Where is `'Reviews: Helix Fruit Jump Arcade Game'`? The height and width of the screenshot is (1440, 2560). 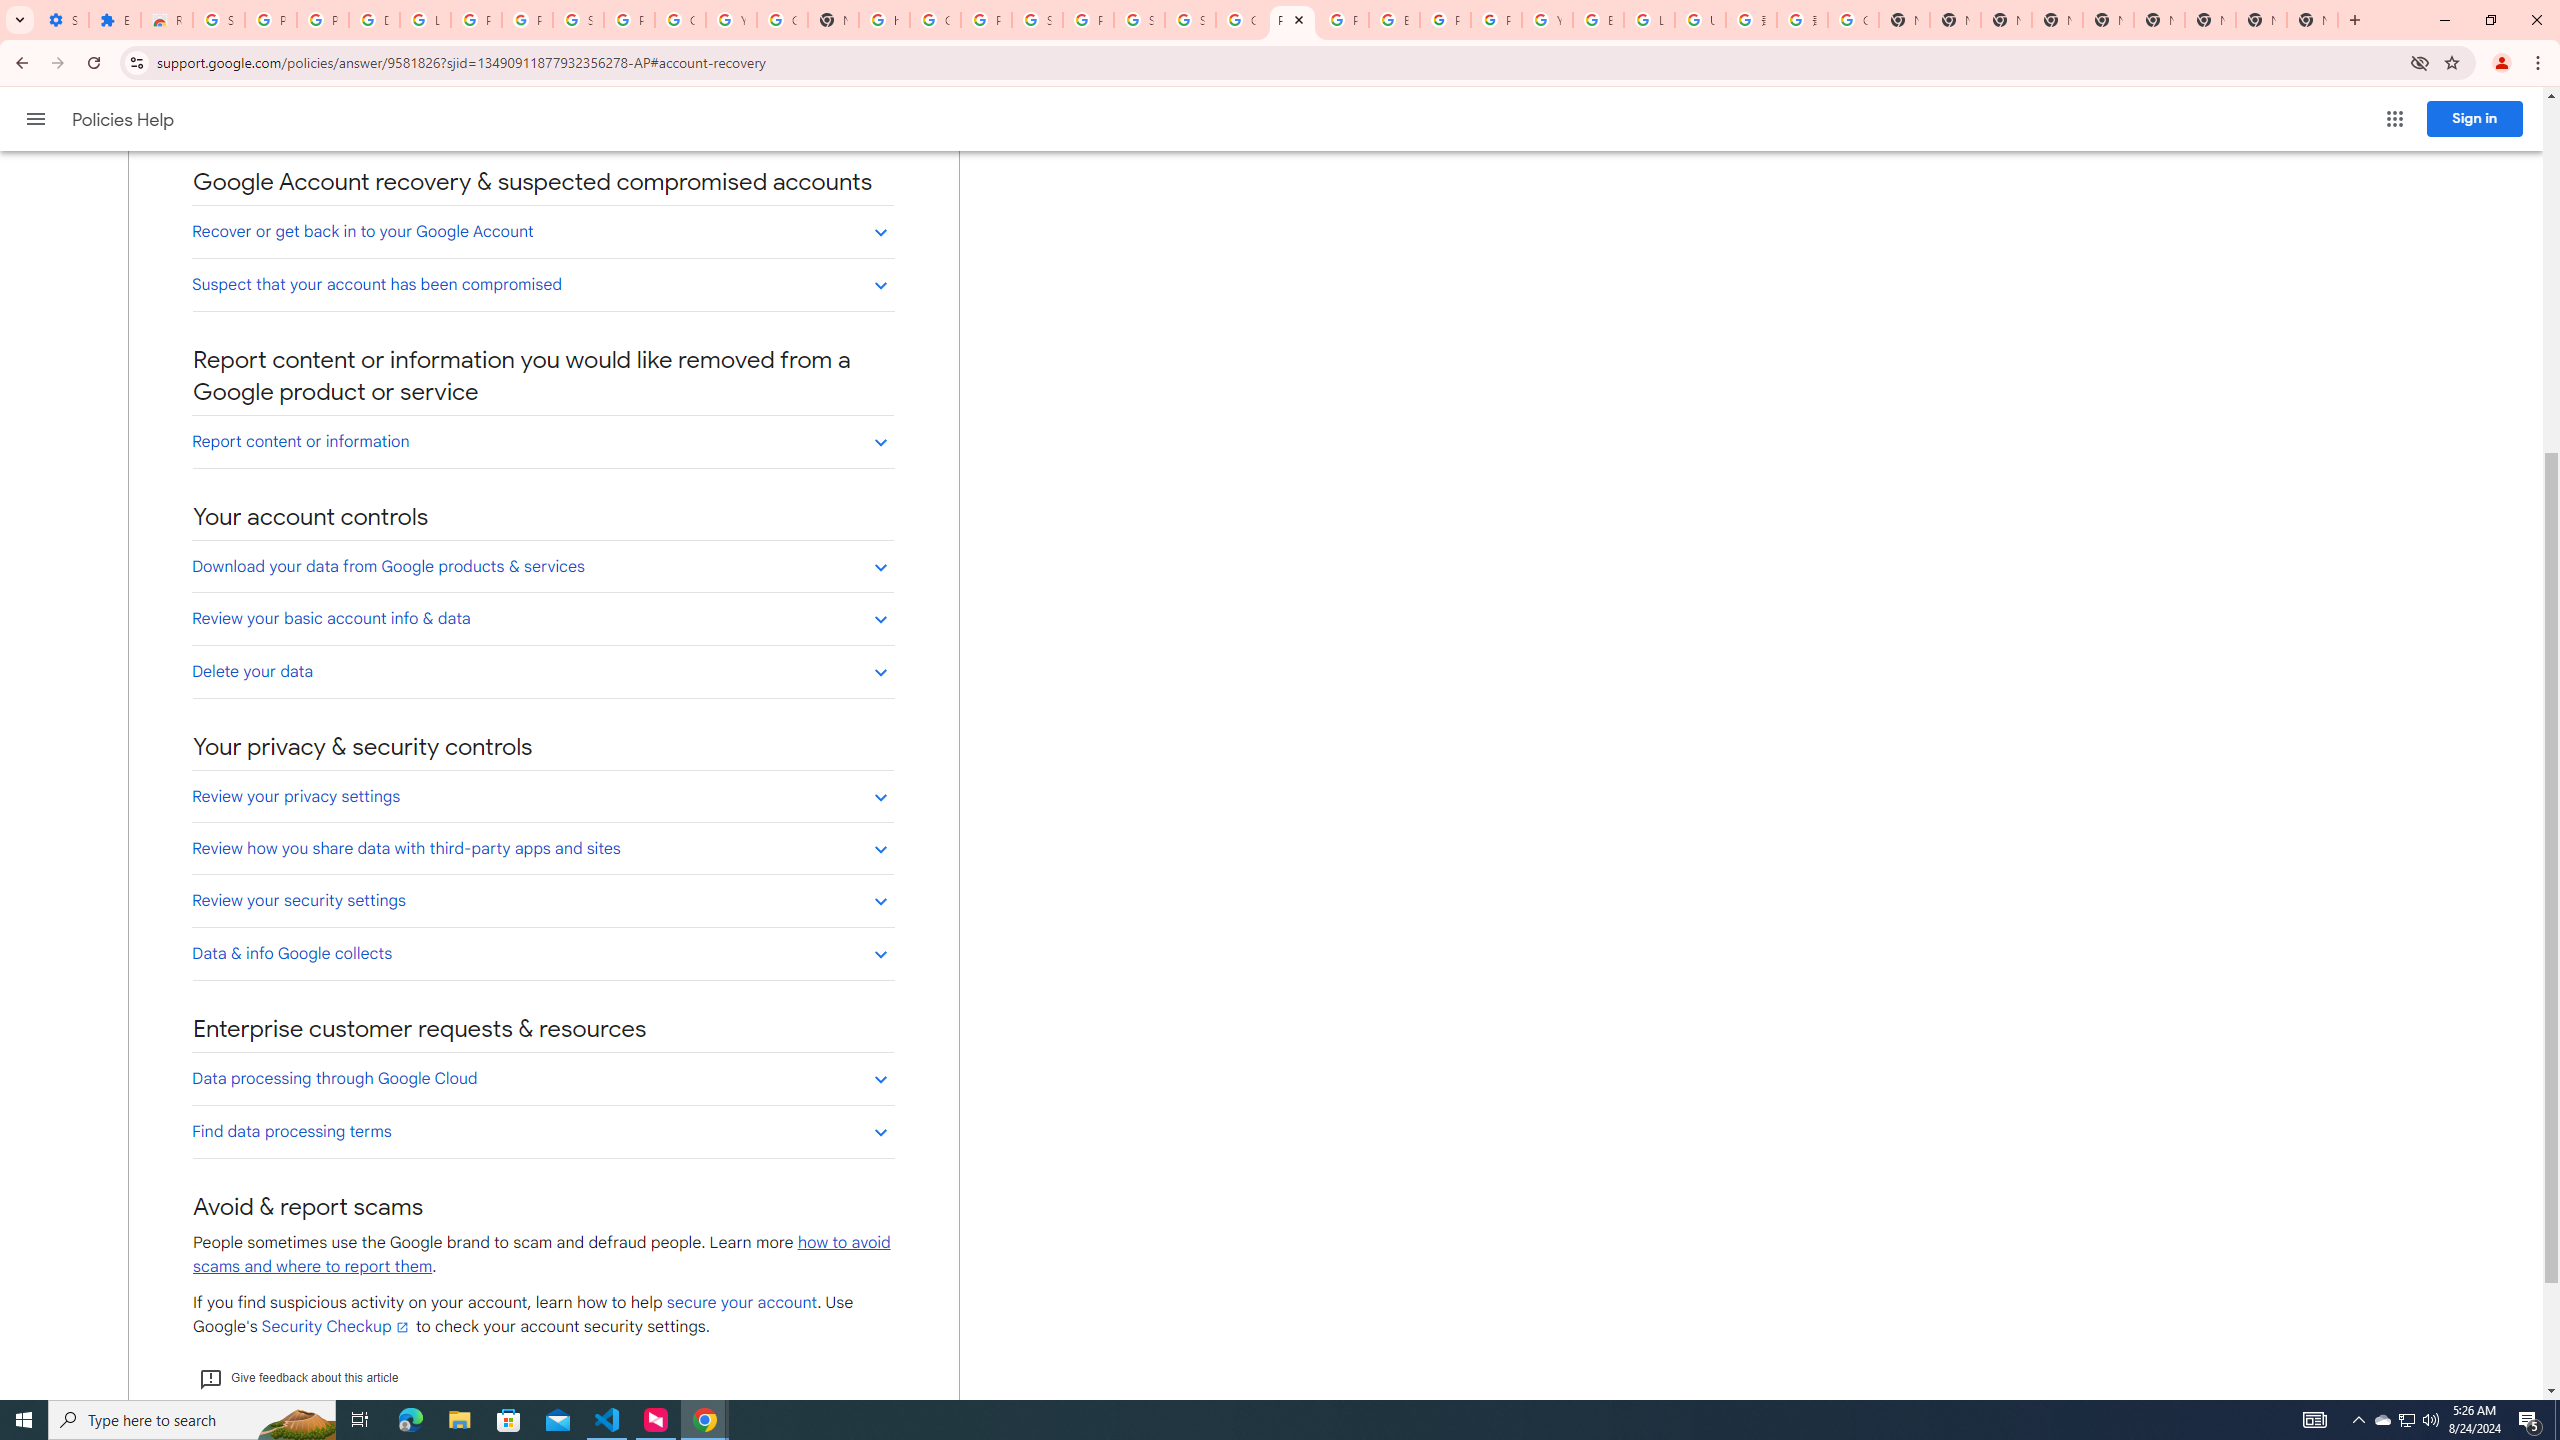
'Reviews: Helix Fruit Jump Arcade Game' is located at coordinates (167, 19).